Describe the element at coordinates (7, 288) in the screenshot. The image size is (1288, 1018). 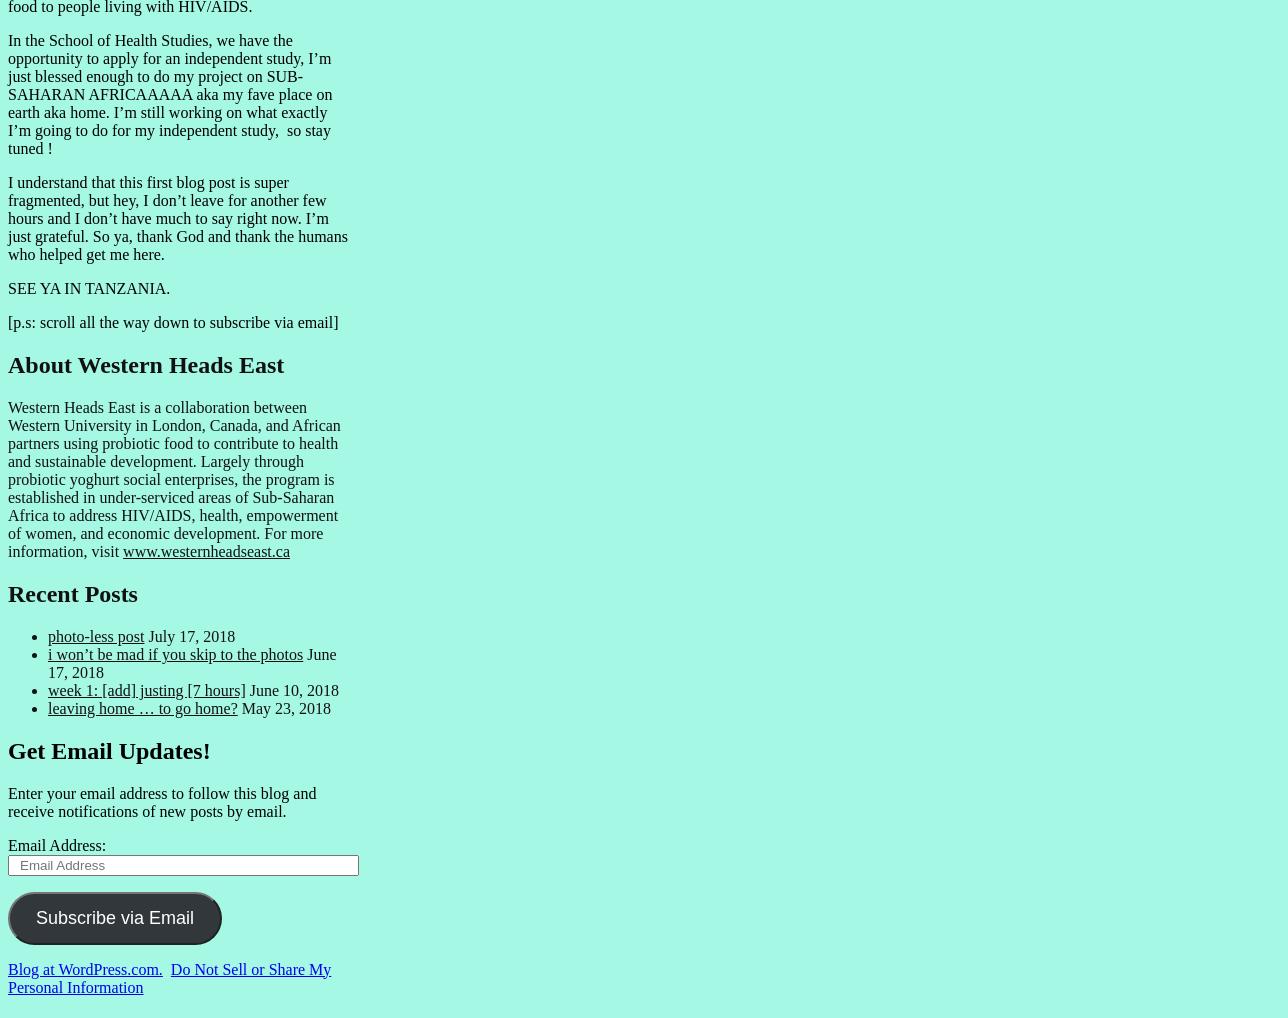
I see `'SEE YA IN TANZANIA.'` at that location.